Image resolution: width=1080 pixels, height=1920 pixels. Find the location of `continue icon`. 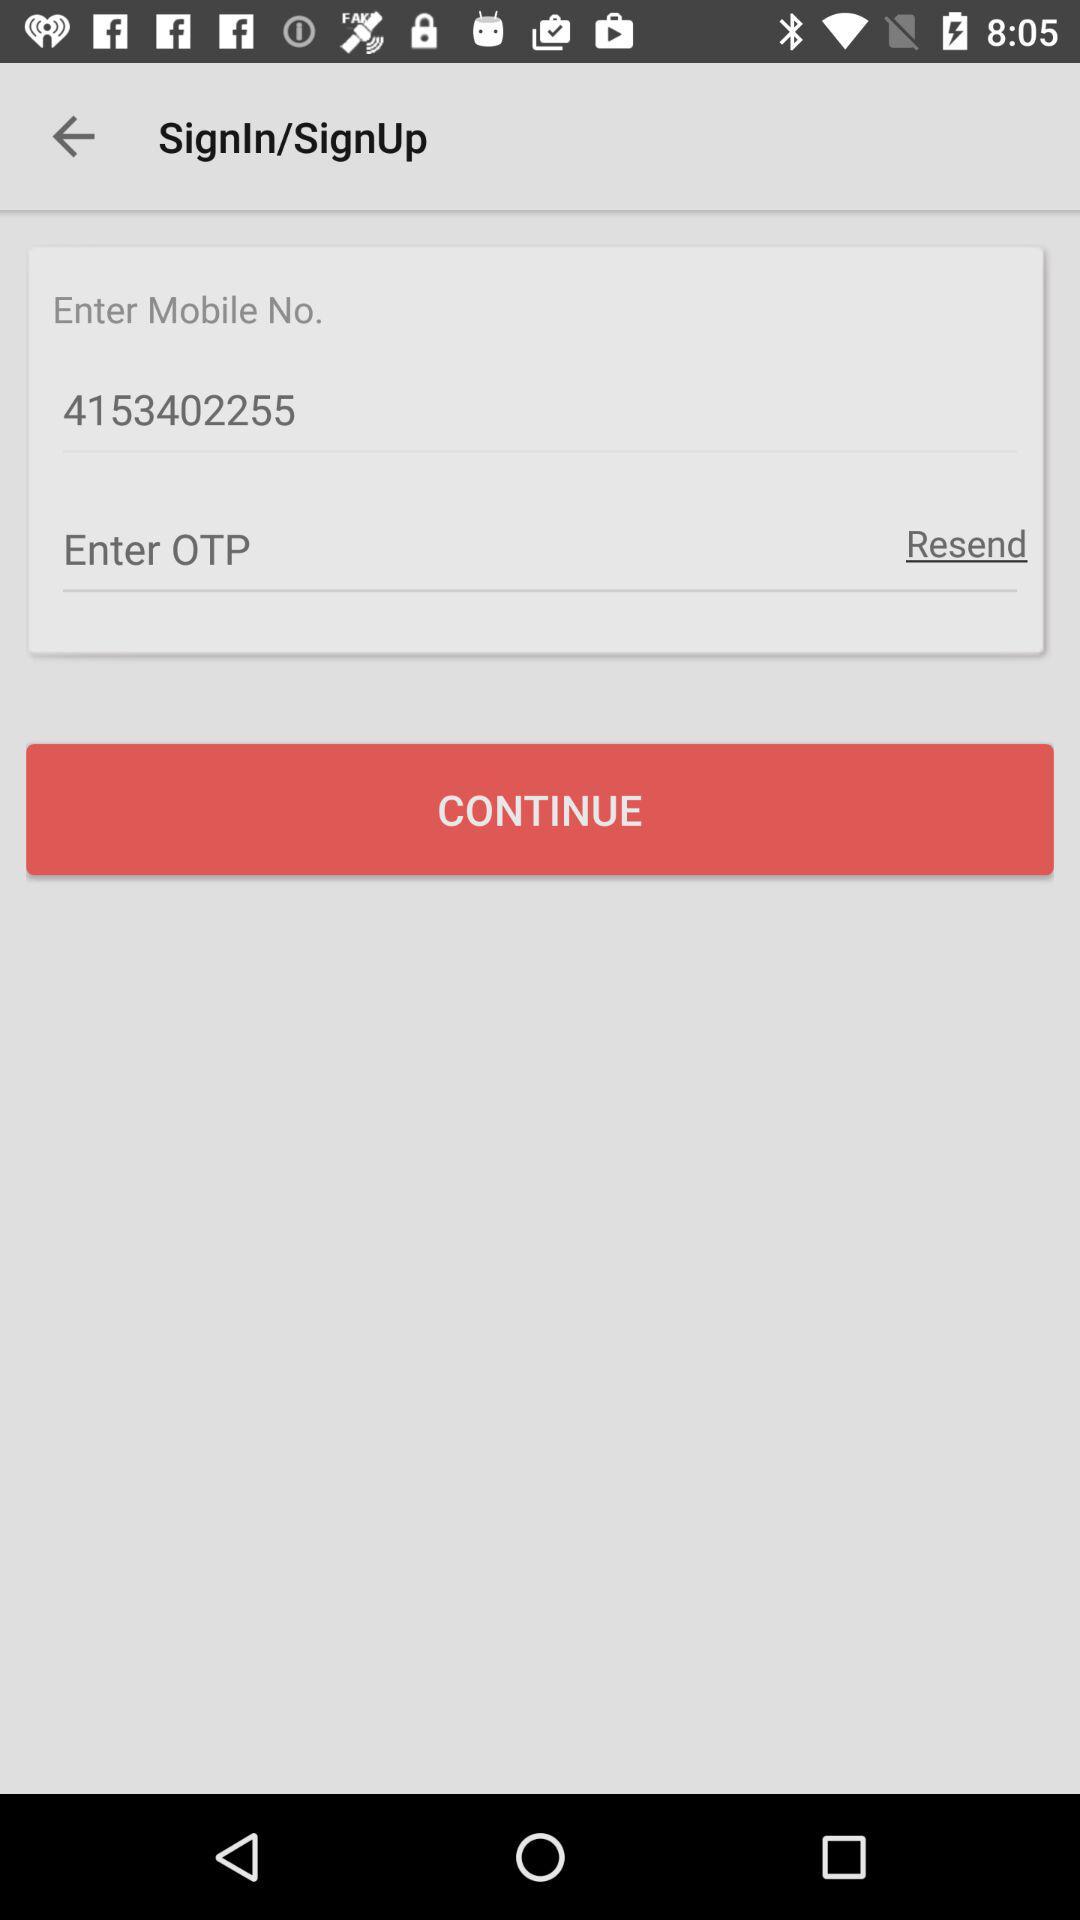

continue icon is located at coordinates (540, 809).